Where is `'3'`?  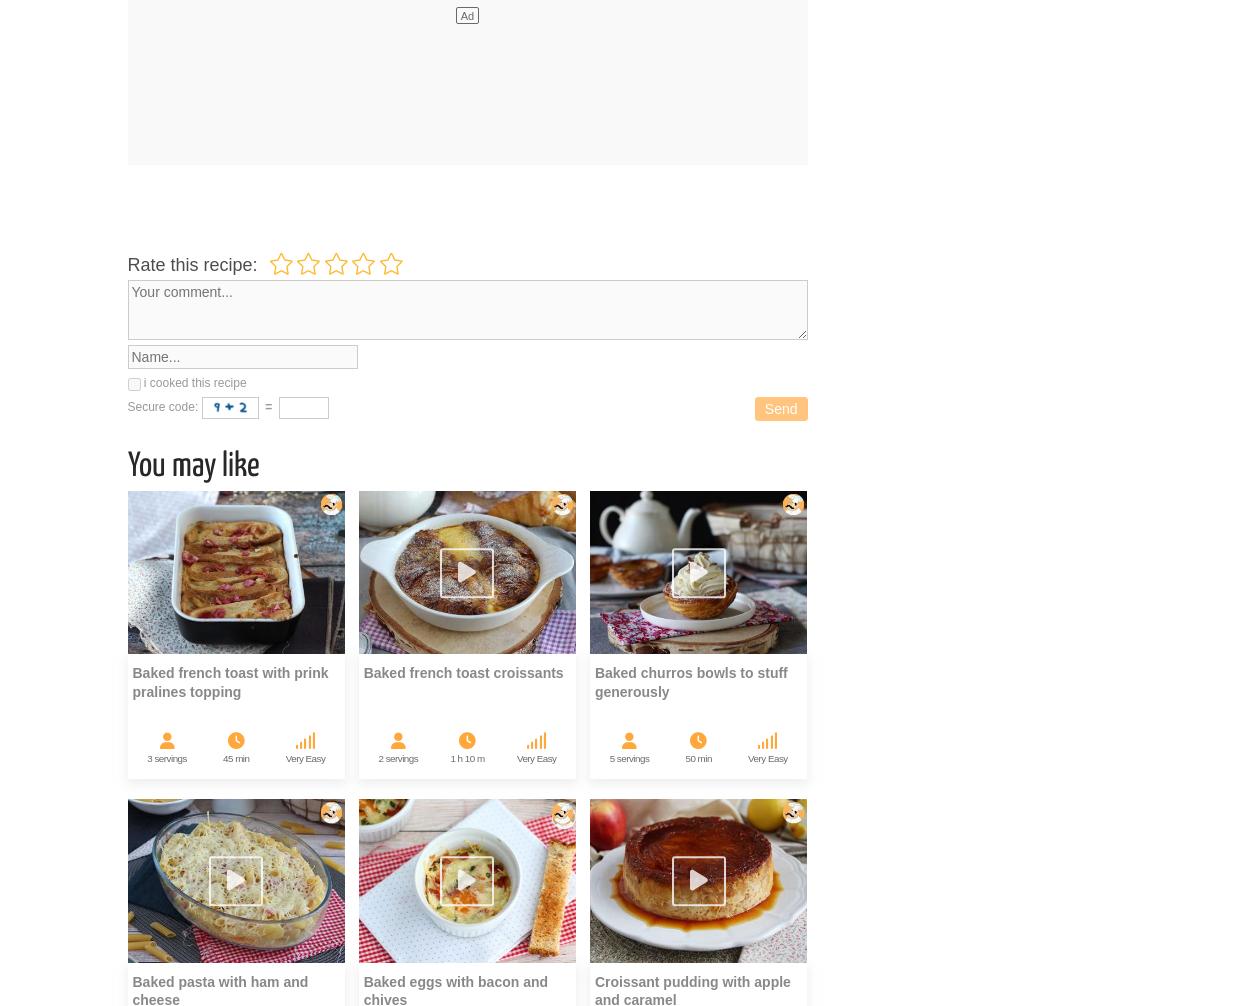 '3' is located at coordinates (149, 757).